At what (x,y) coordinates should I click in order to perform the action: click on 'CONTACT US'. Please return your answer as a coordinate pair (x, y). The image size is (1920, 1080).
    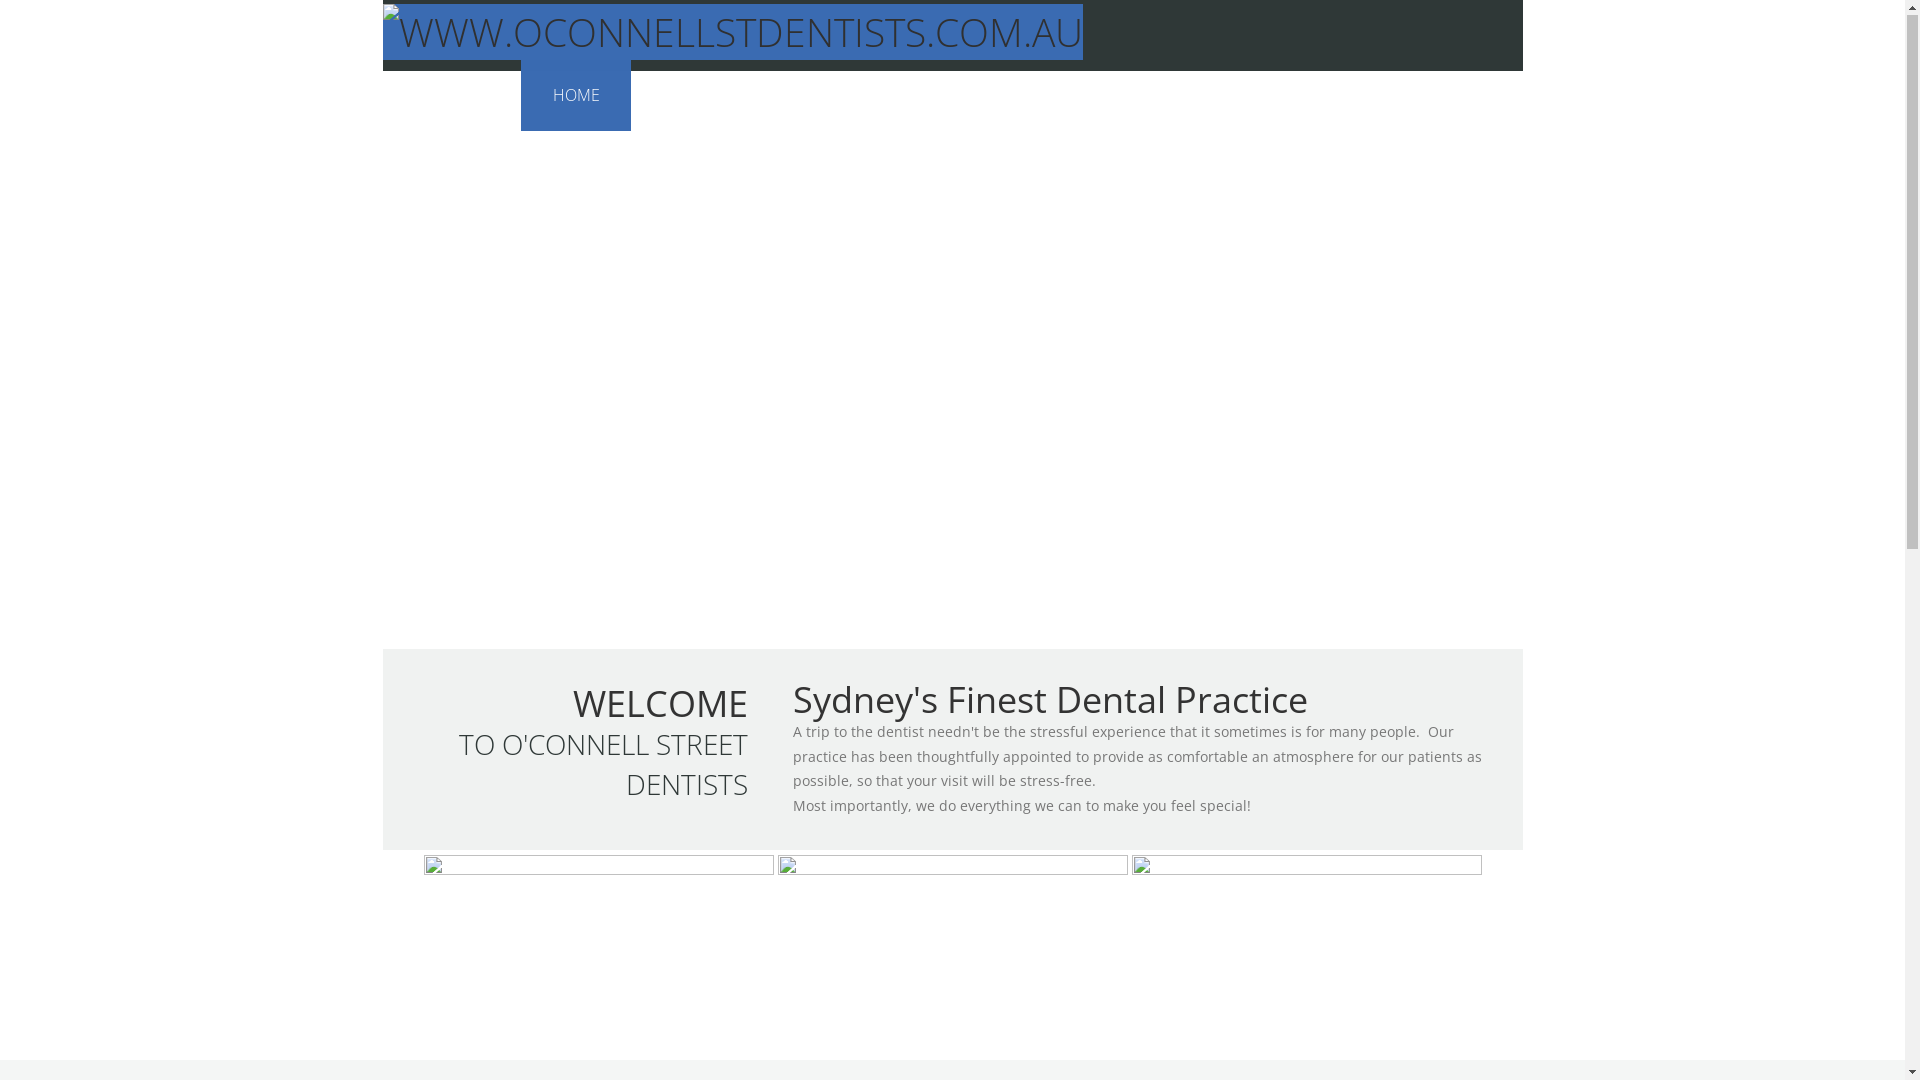
    Looking at the image, I should click on (1444, 96).